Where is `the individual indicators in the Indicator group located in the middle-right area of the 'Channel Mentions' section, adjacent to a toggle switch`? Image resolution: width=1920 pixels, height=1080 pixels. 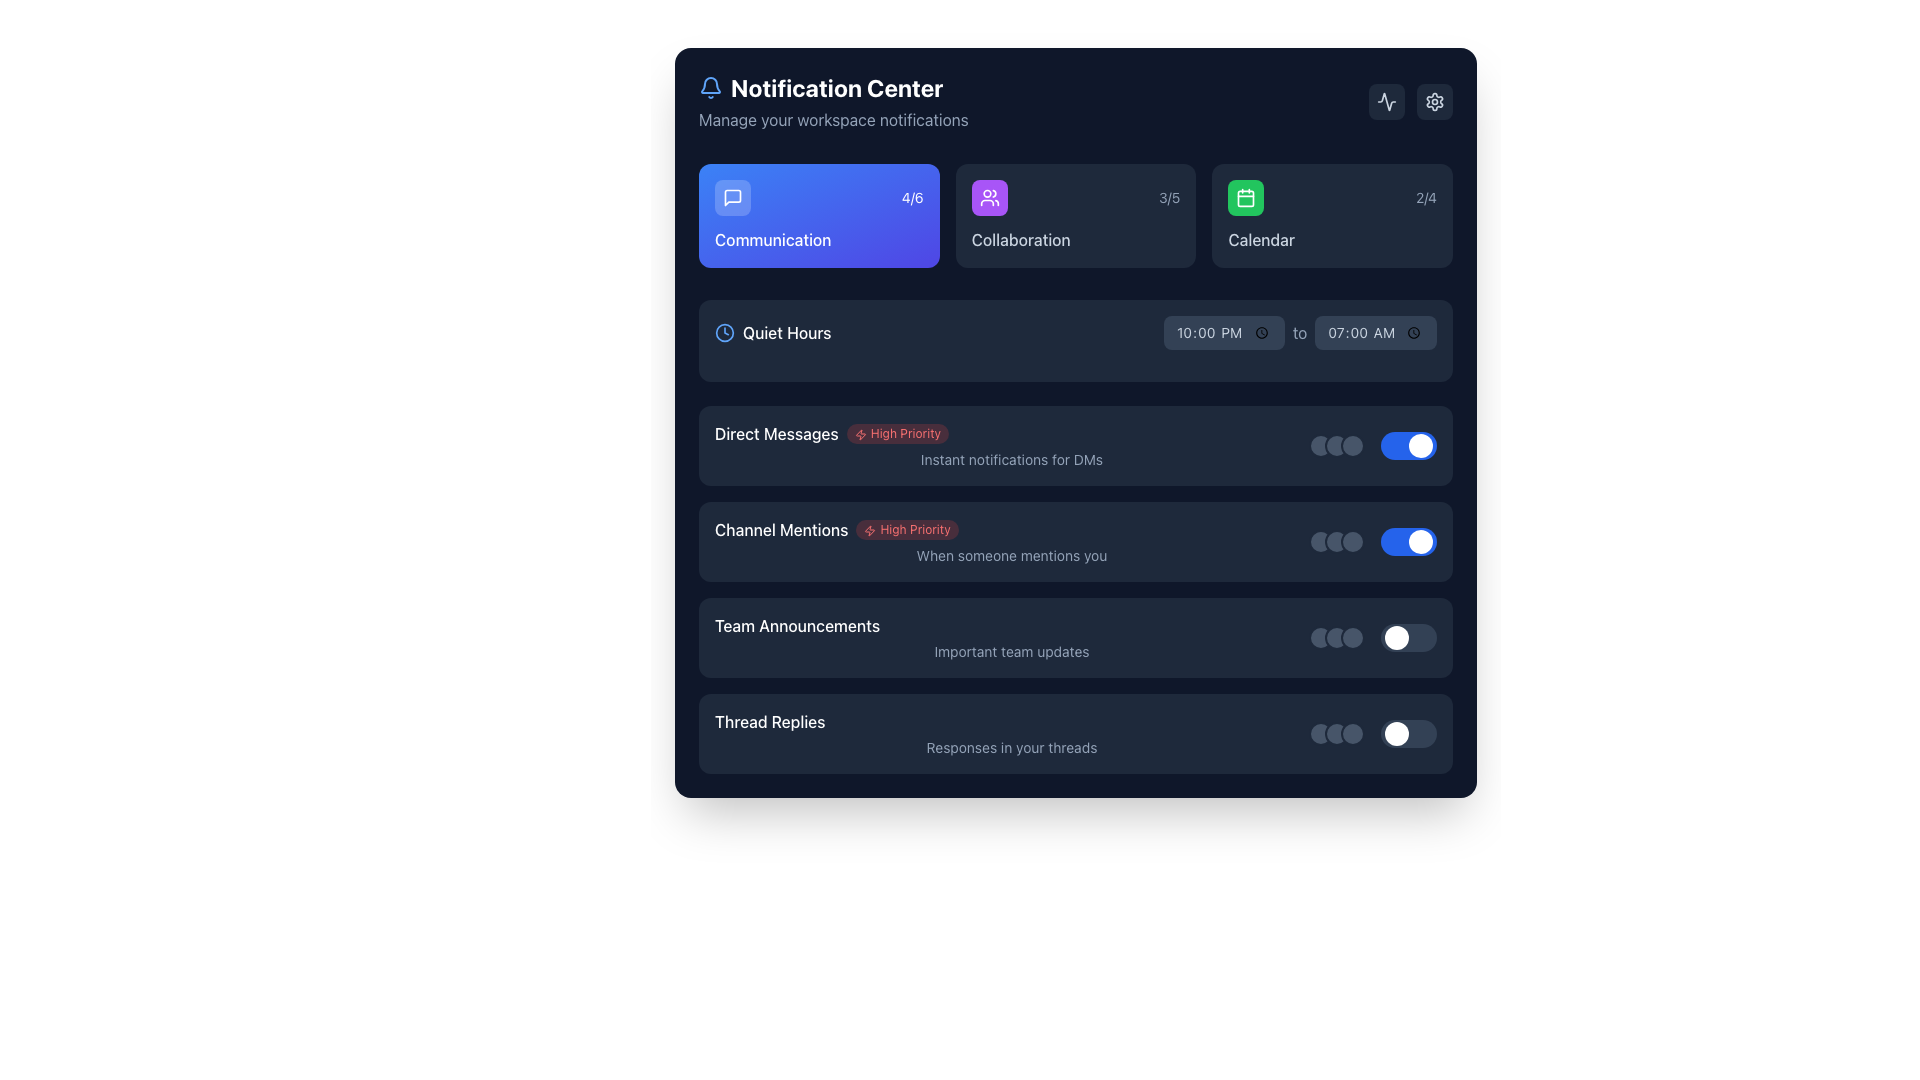 the individual indicators in the Indicator group located in the middle-right area of the 'Channel Mentions' section, adjacent to a toggle switch is located at coordinates (1337, 542).